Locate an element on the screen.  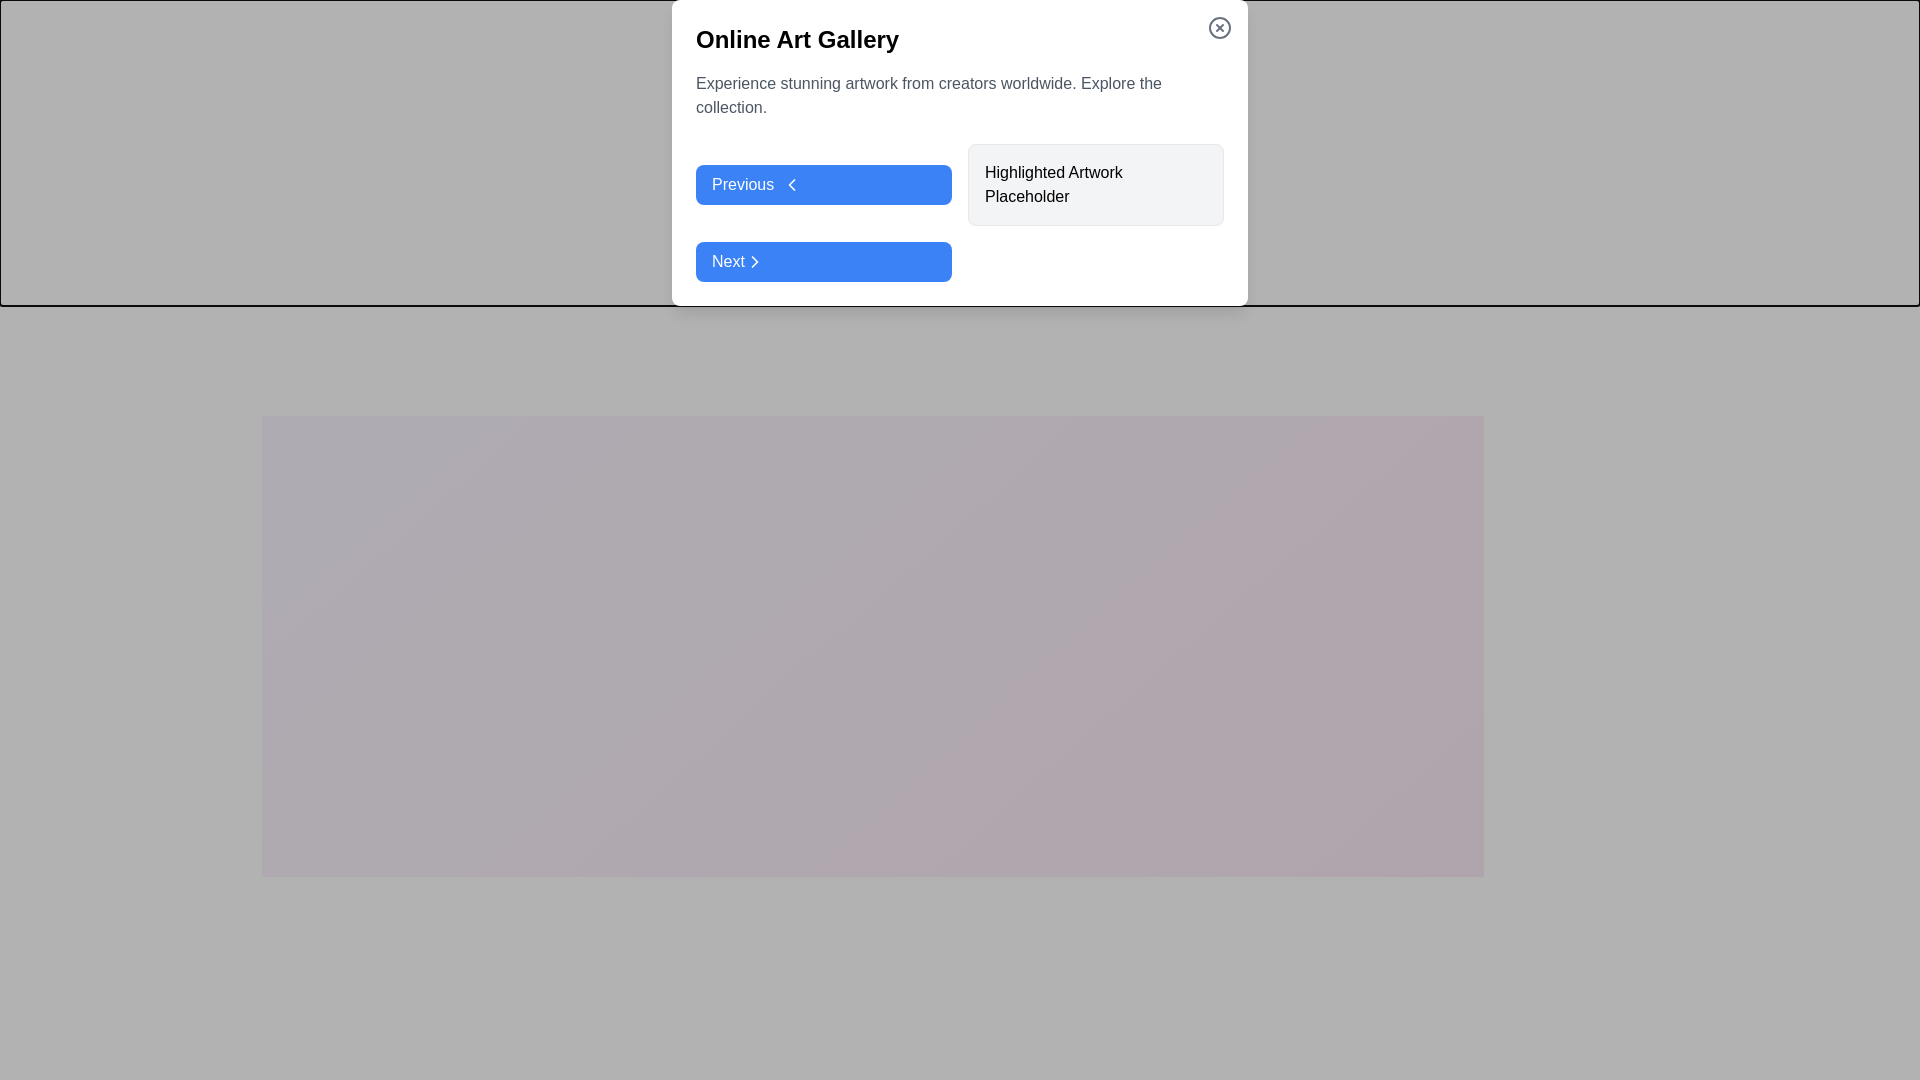
the 'Highlighted Artwork Placeholder' area is located at coordinates (873, 633).